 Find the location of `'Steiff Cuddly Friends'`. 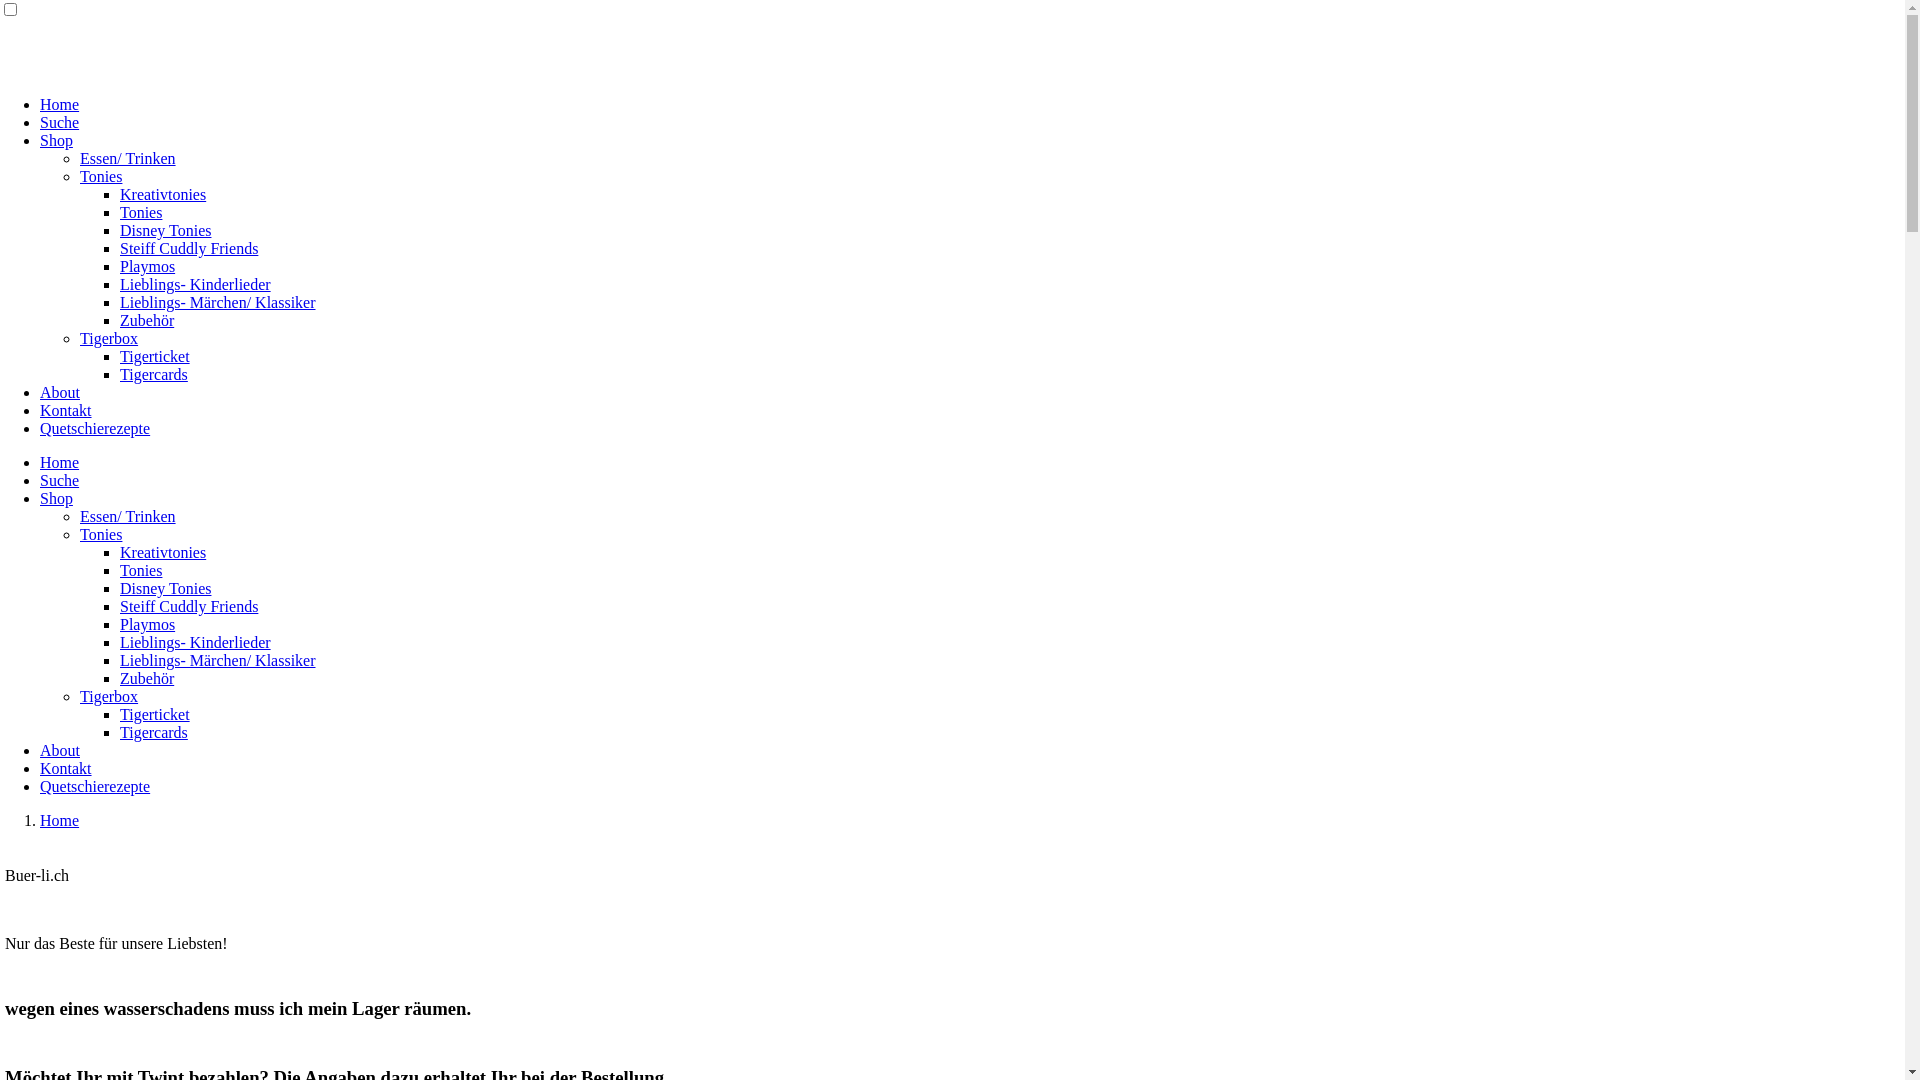

'Steiff Cuddly Friends' is located at coordinates (119, 605).